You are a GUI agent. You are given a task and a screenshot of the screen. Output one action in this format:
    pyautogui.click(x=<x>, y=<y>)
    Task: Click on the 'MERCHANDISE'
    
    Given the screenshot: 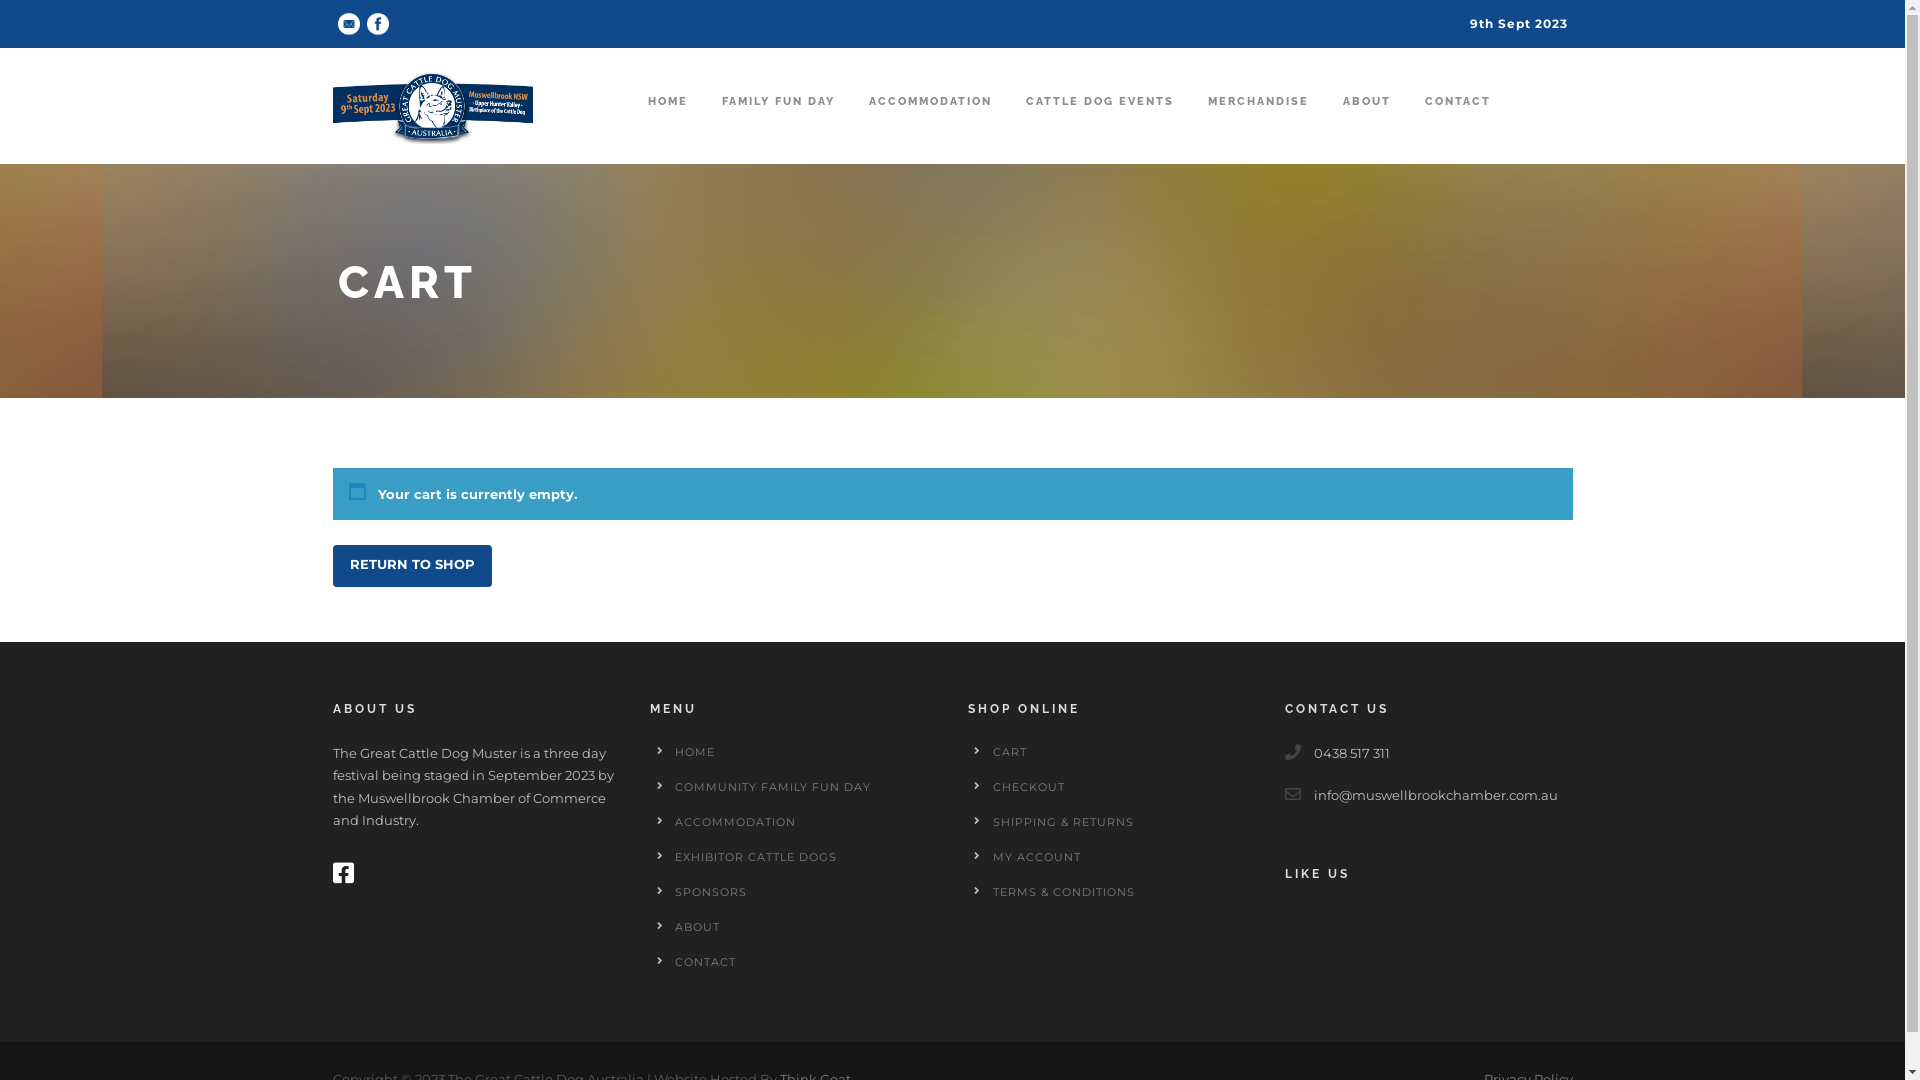 What is the action you would take?
    pyautogui.click(x=1257, y=121)
    